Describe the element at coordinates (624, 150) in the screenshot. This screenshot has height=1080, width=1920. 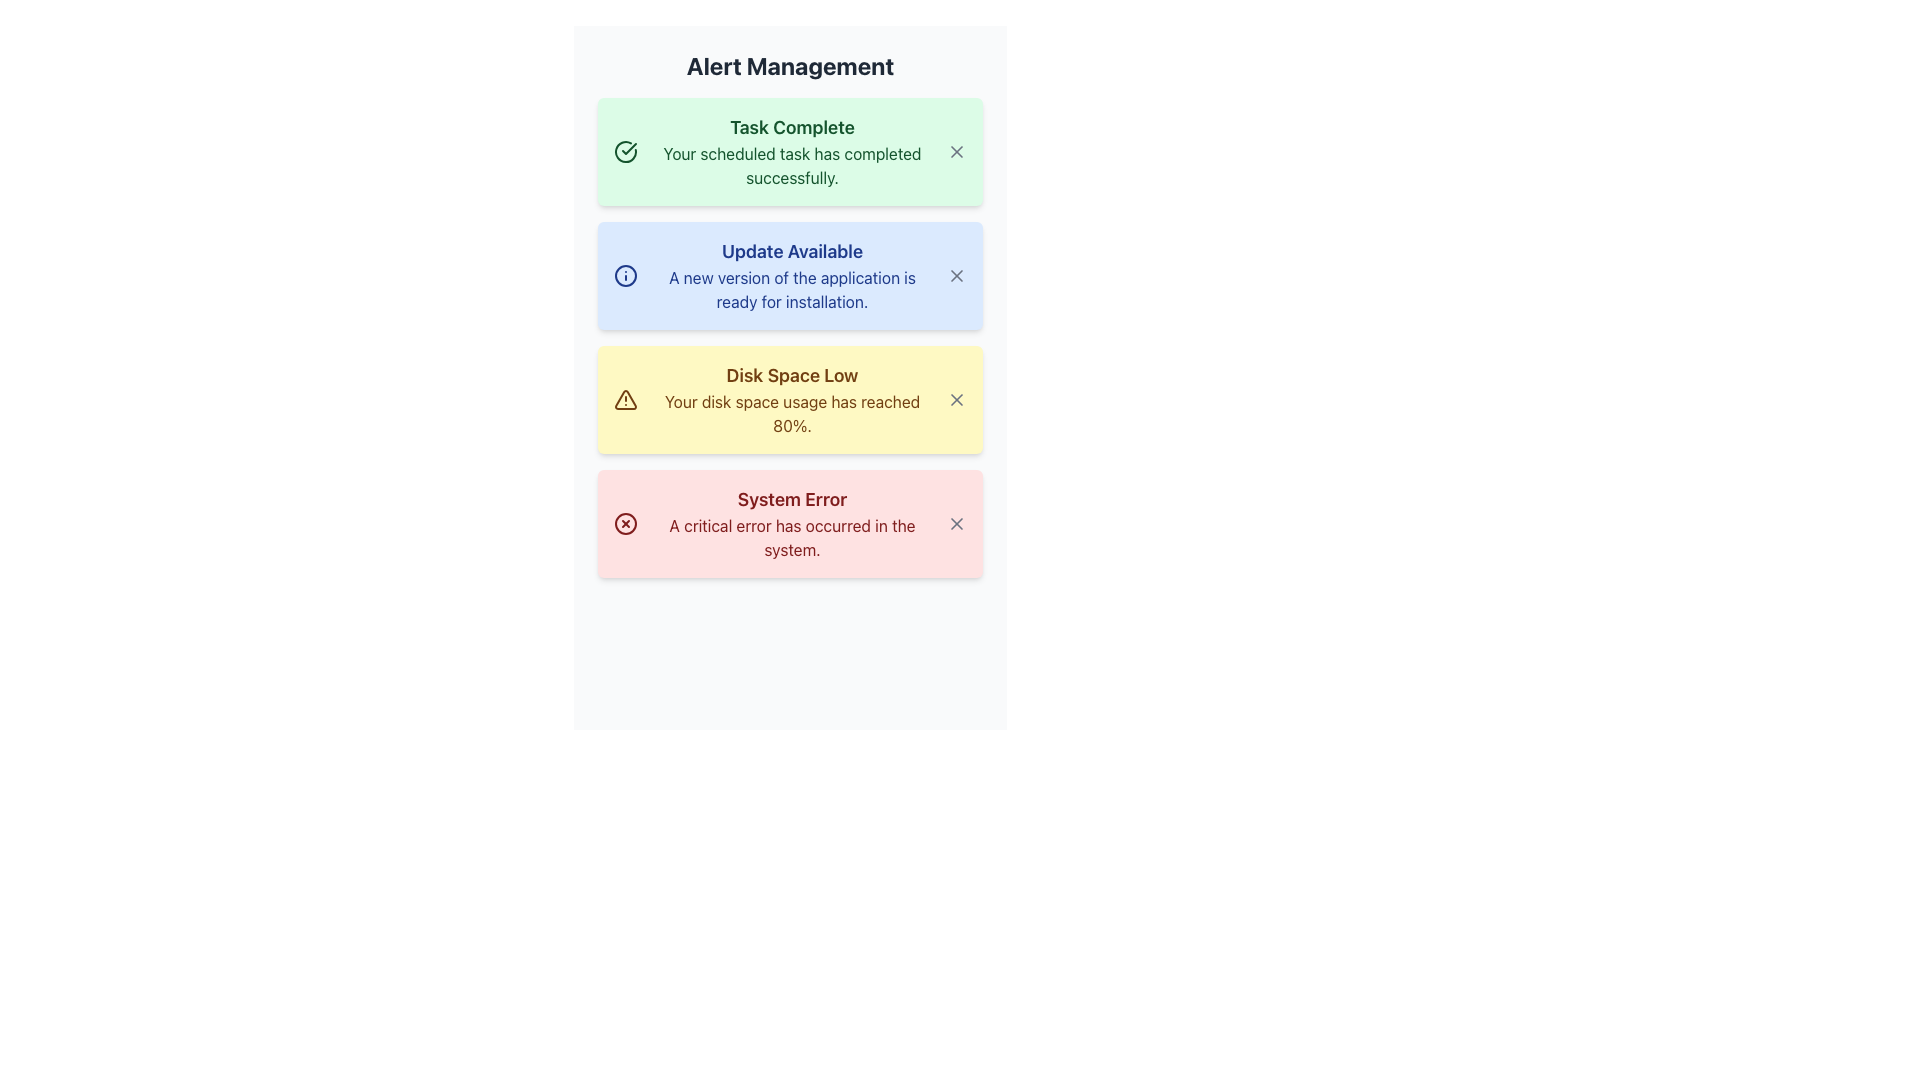
I see `the circular icon with a checkmark symbol, outlined with a green stroke, located to the left of the 'Task Complete' text in the green message dialog box` at that location.